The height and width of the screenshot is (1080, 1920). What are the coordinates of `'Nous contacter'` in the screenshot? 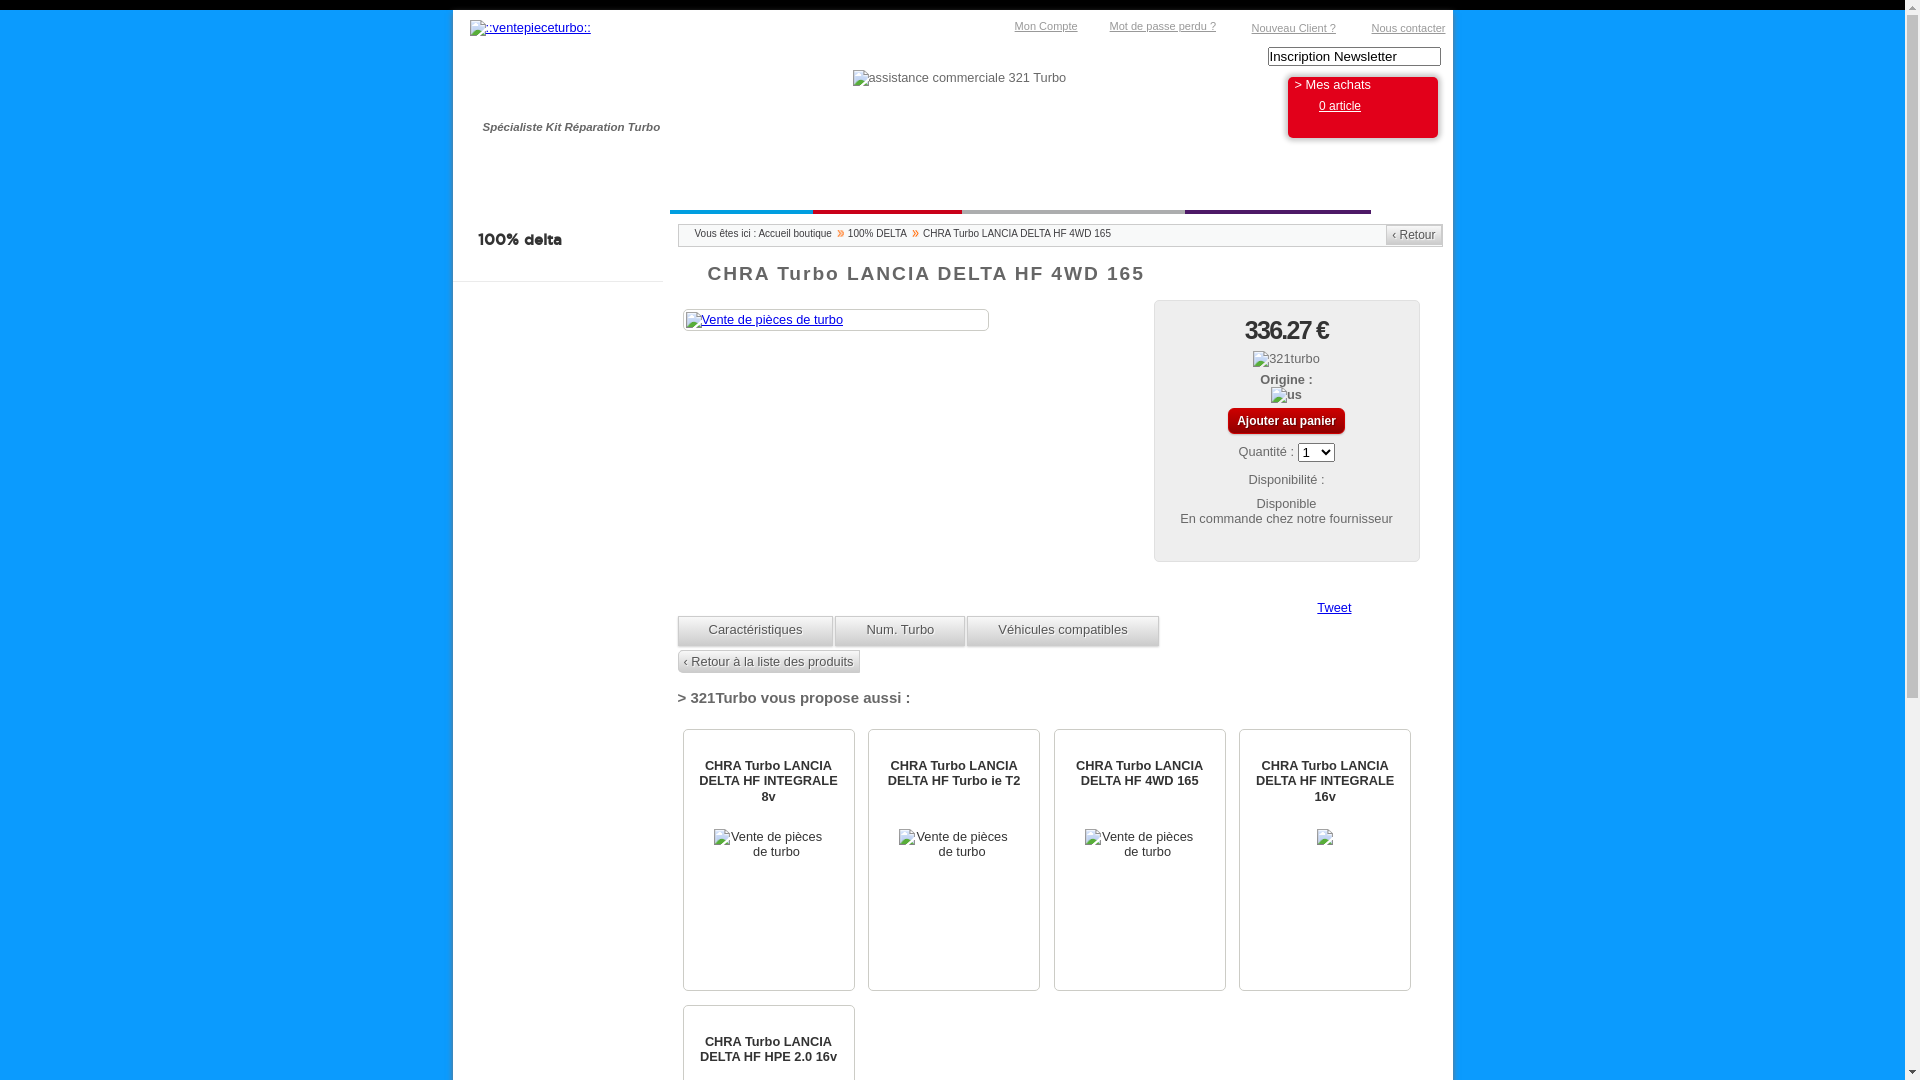 It's located at (1399, 23).